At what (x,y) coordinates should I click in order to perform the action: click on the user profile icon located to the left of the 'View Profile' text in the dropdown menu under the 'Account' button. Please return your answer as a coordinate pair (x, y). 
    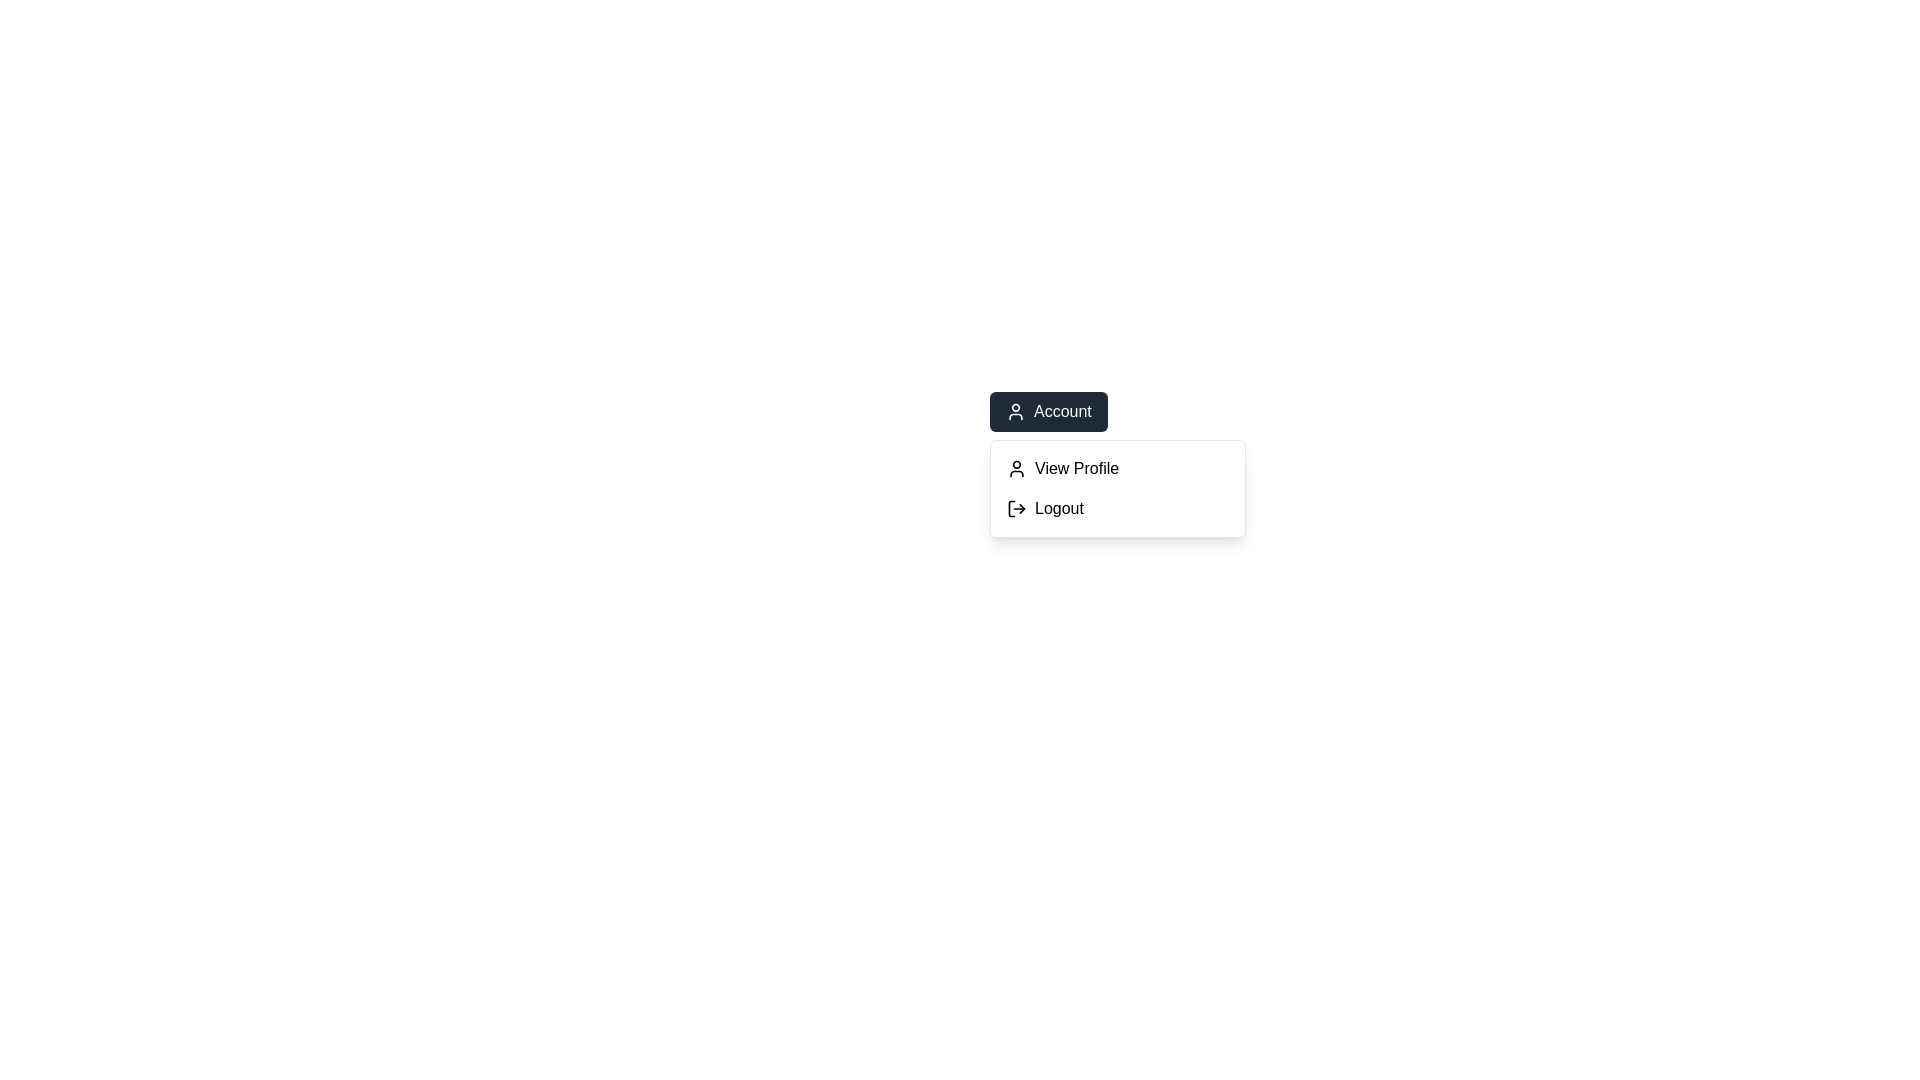
    Looking at the image, I should click on (1017, 469).